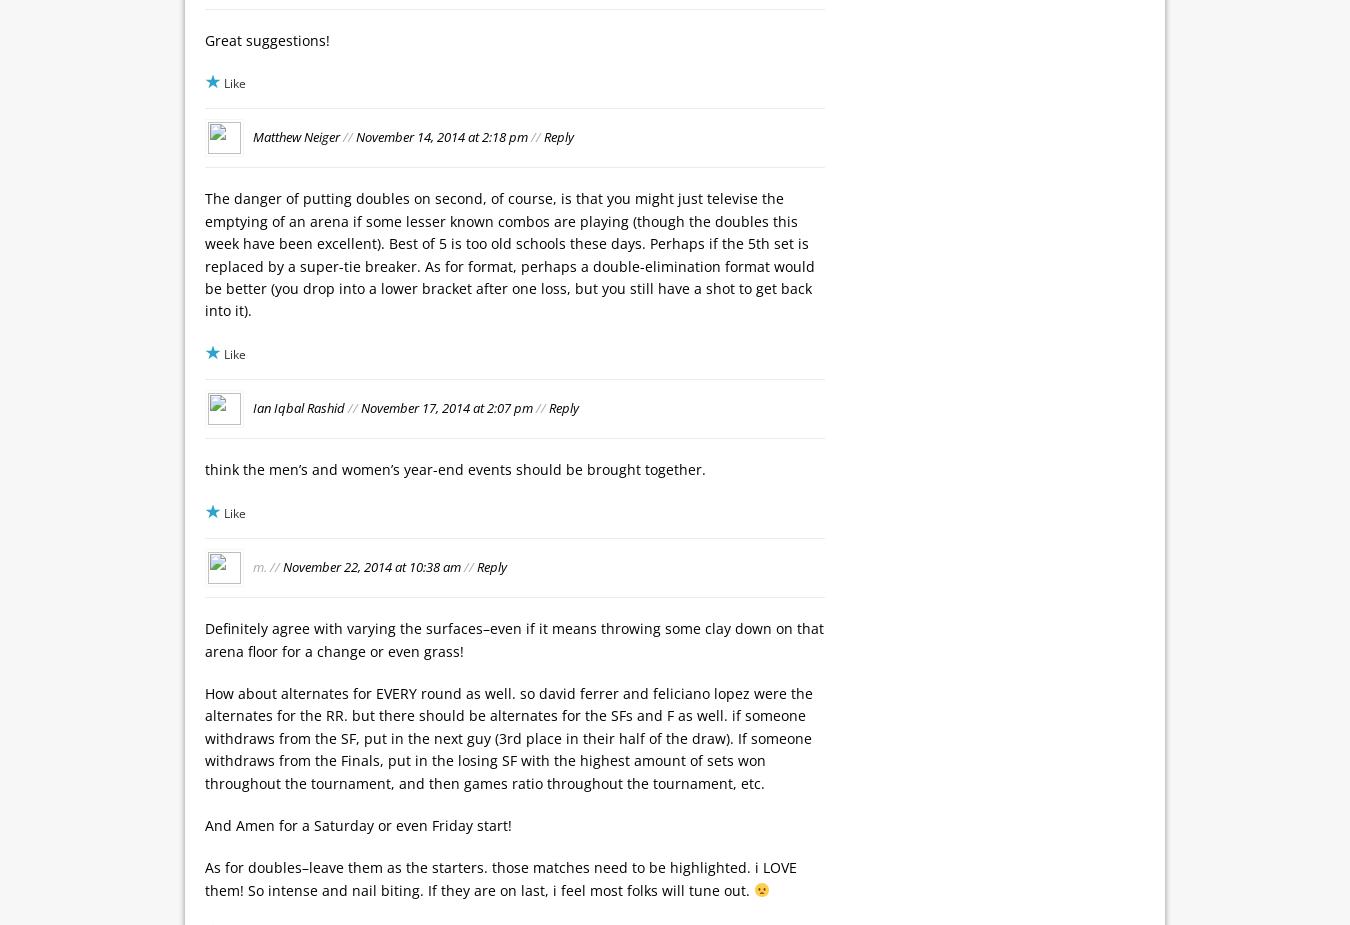  I want to click on 'Definitely agree with varying the surfaces–even if it means throwing some clay down on that arena floor for a change or even grass!', so click(513, 639).